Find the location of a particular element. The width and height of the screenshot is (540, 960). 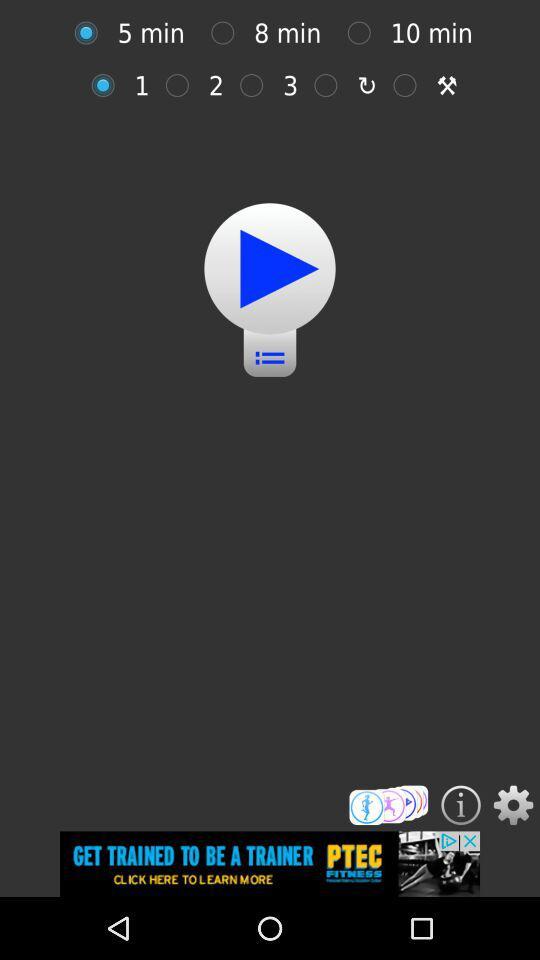

number 2 is located at coordinates (182, 85).